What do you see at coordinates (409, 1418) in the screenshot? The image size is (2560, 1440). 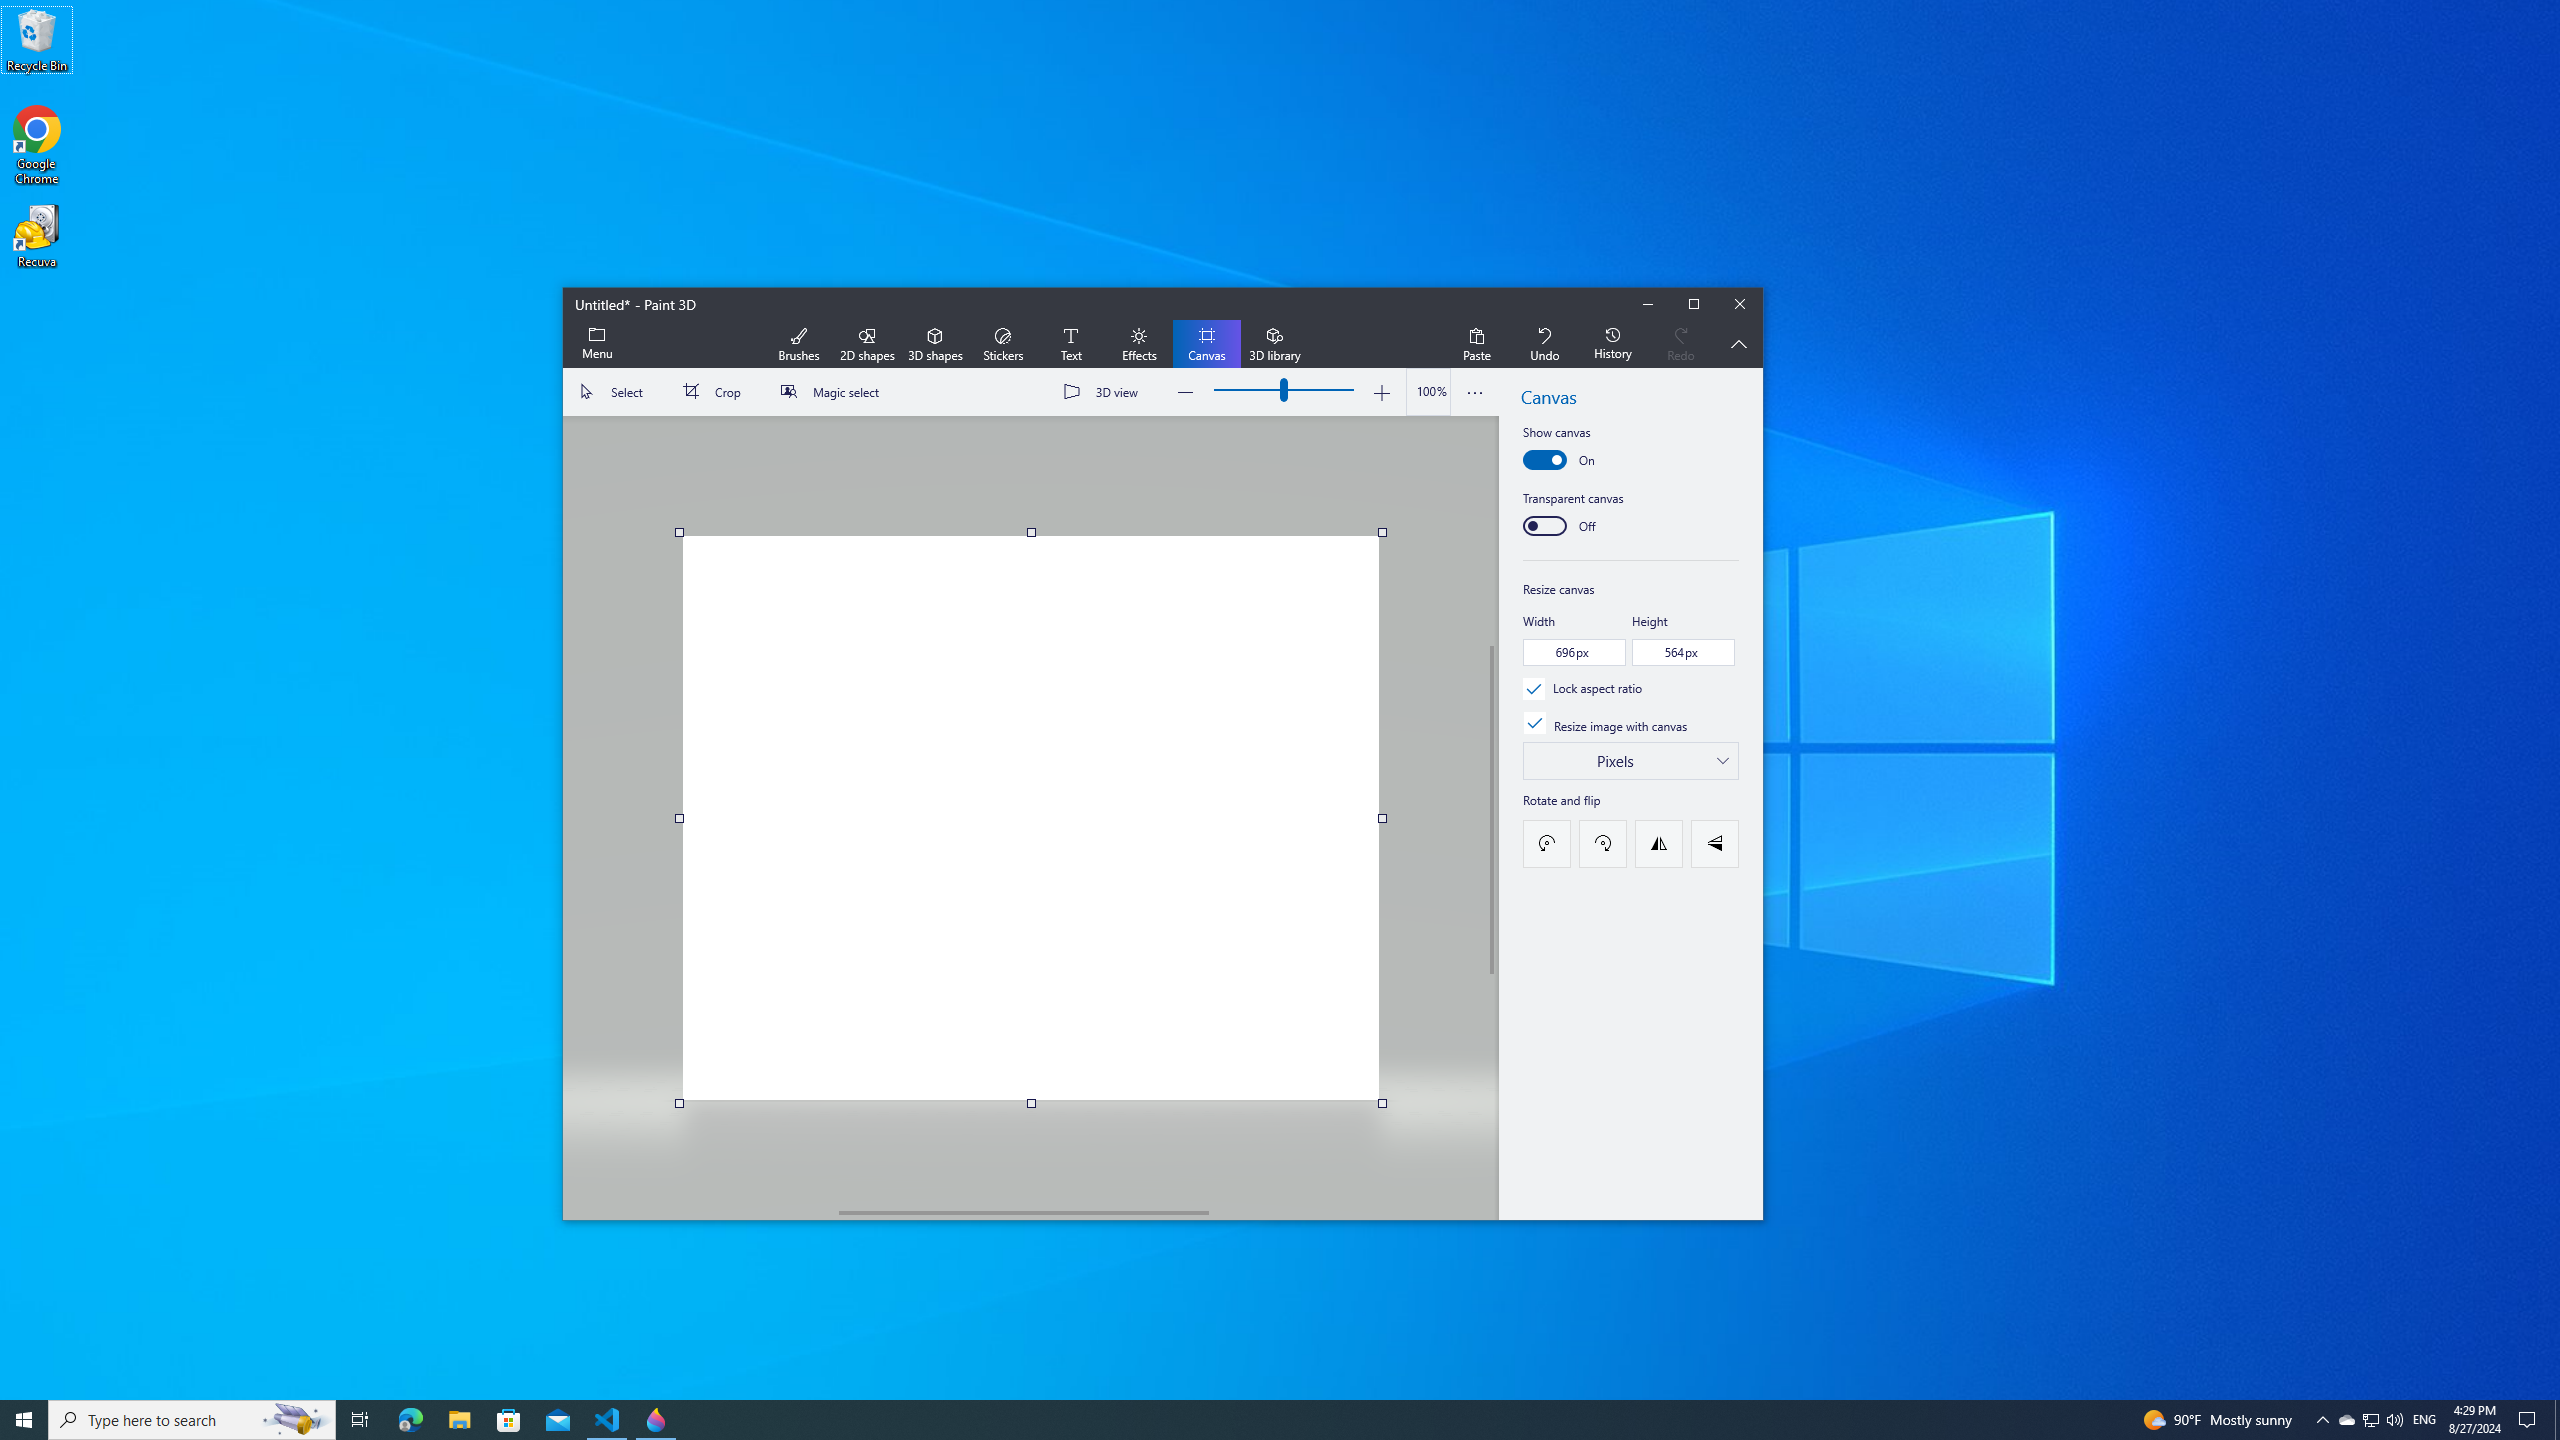 I see `'Microsoft Store'` at bounding box center [409, 1418].